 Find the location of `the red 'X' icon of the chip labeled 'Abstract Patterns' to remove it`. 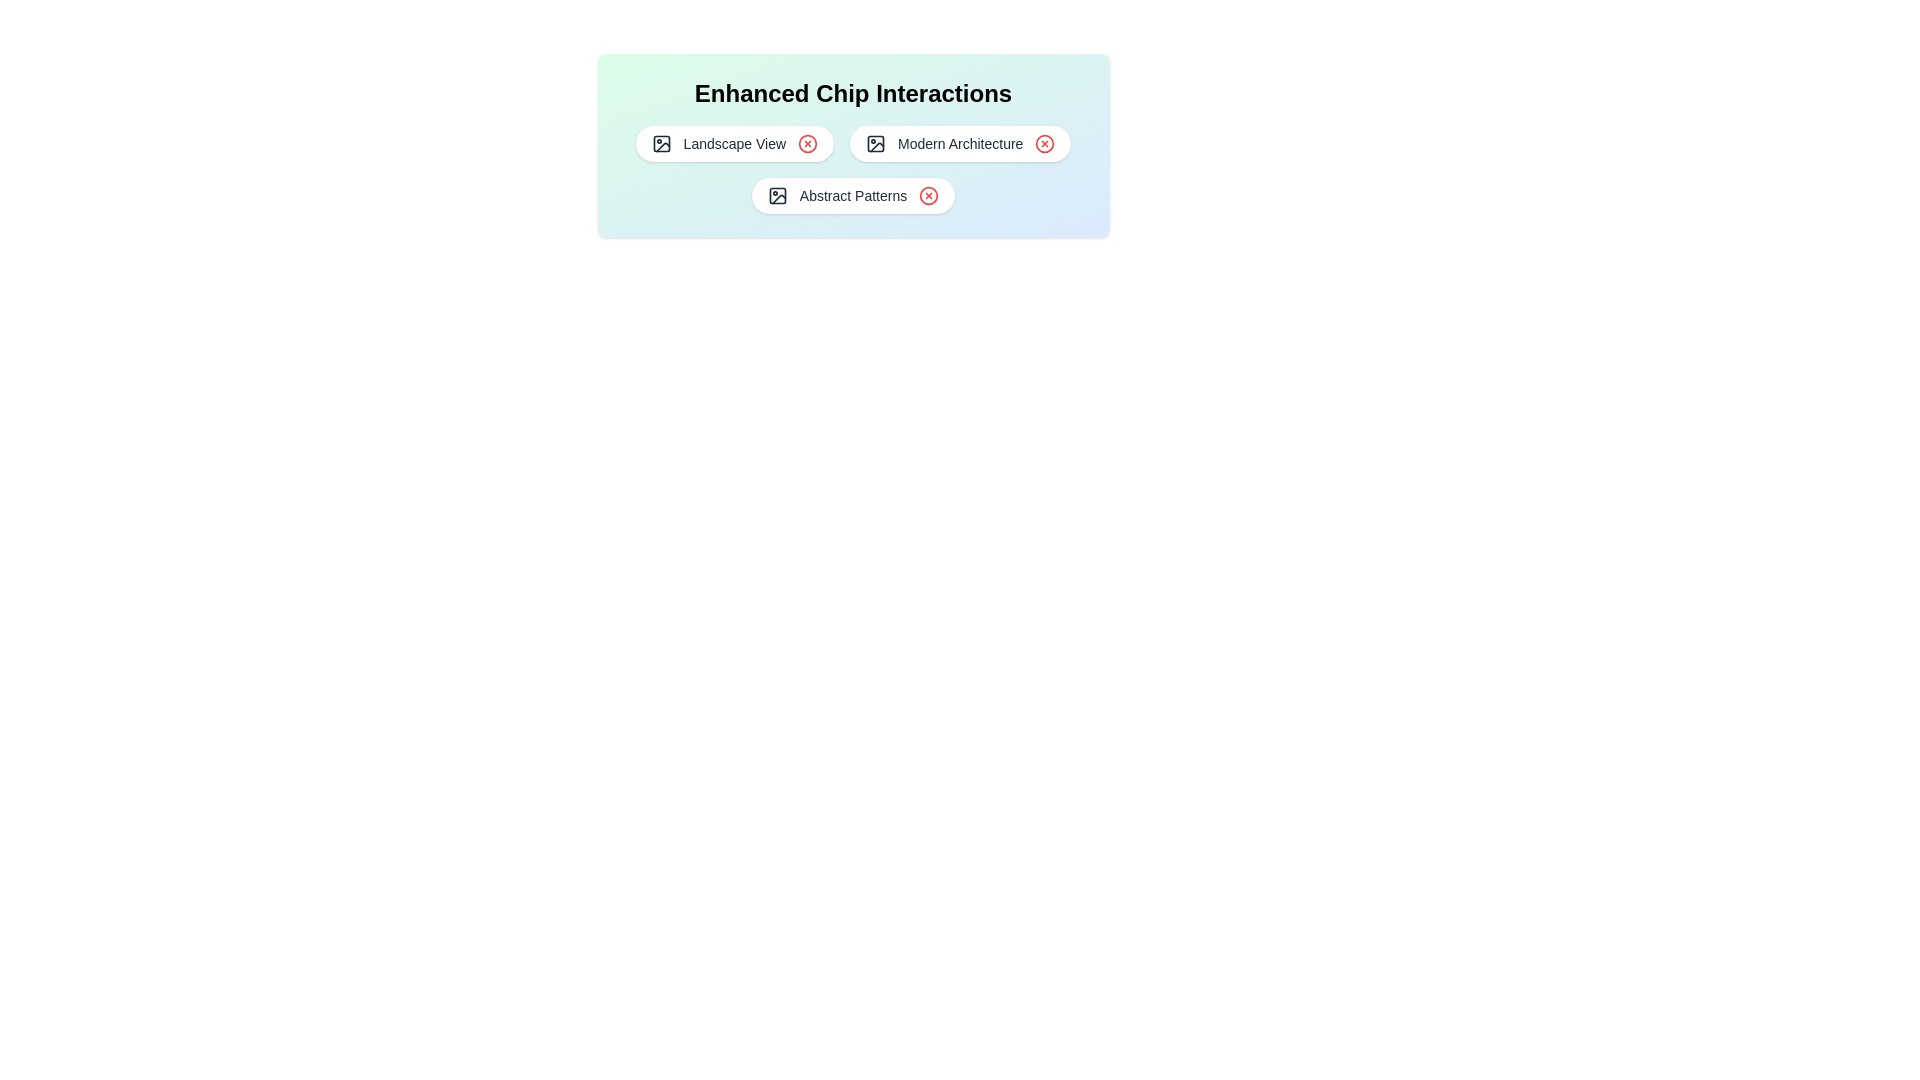

the red 'X' icon of the chip labeled 'Abstract Patterns' to remove it is located at coordinates (928, 196).